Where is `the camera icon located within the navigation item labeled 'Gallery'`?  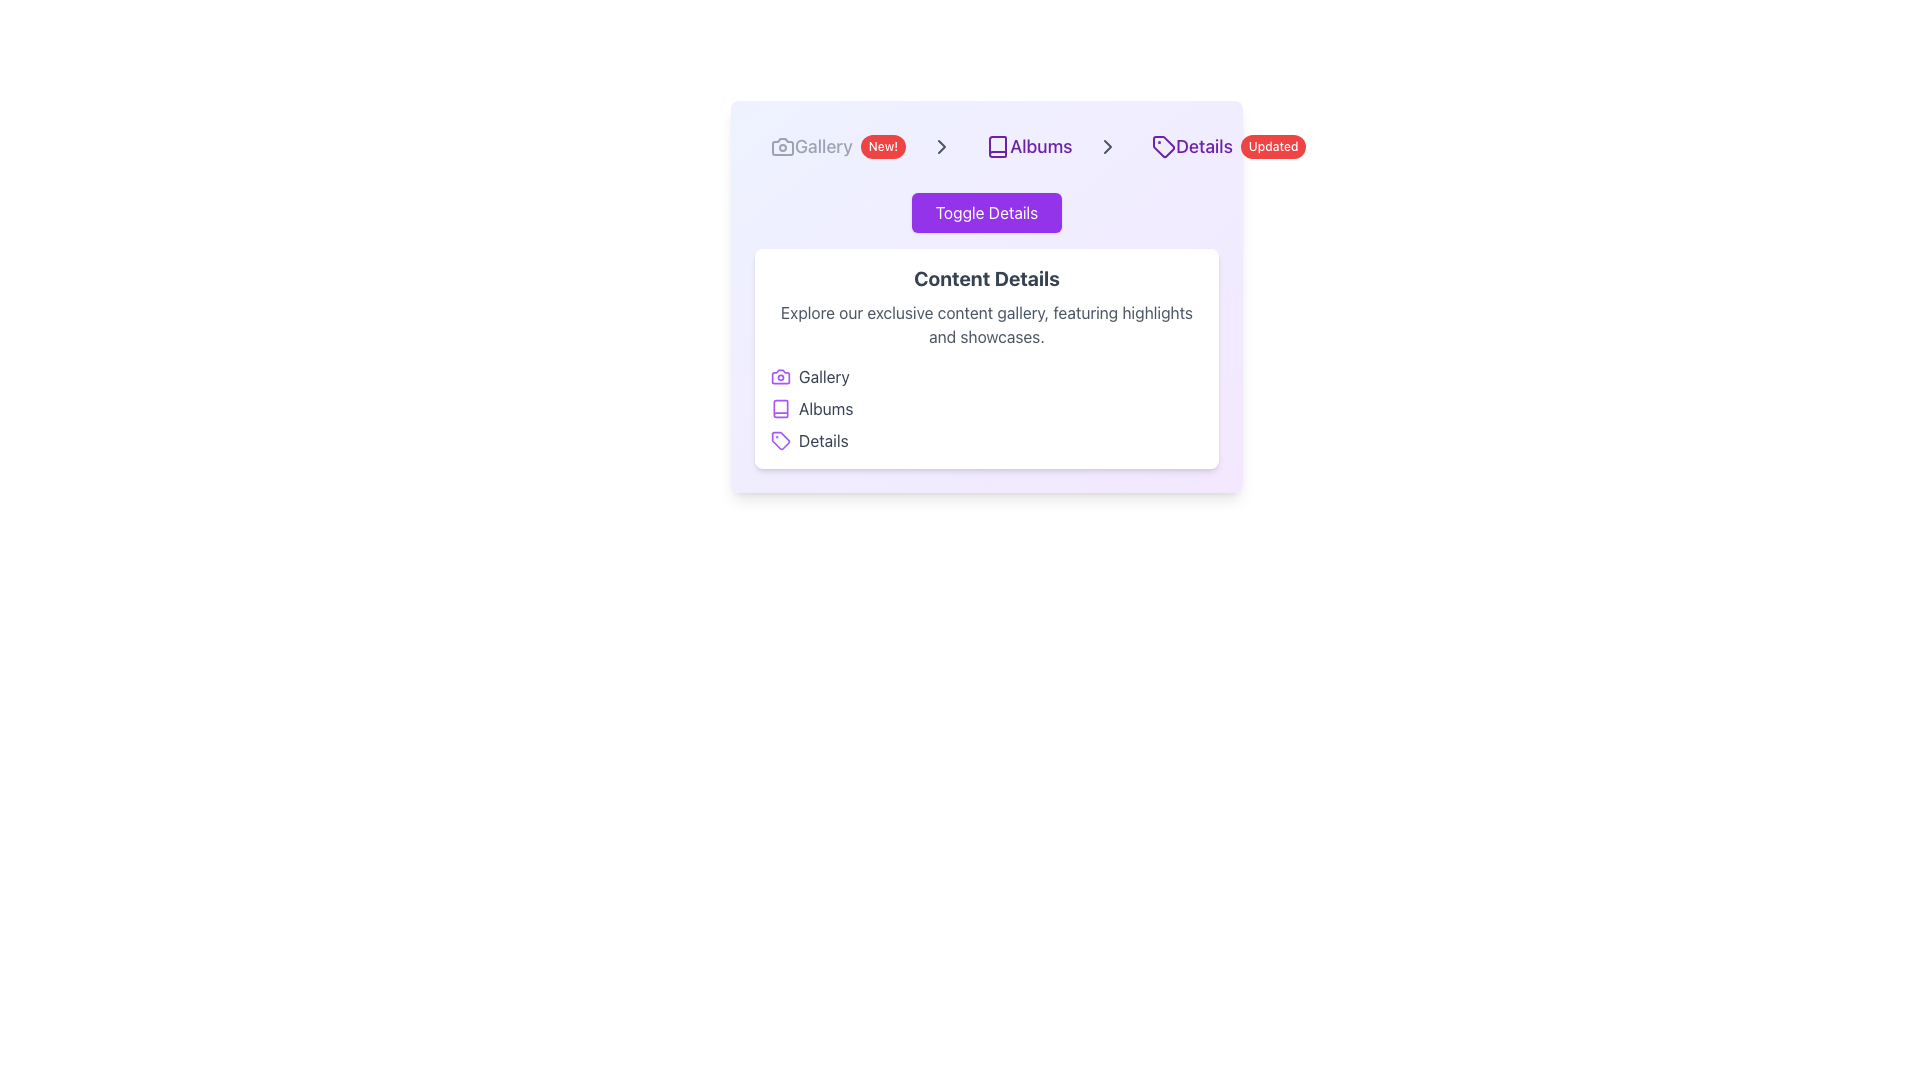
the camera icon located within the navigation item labeled 'Gallery' is located at coordinates (781, 145).